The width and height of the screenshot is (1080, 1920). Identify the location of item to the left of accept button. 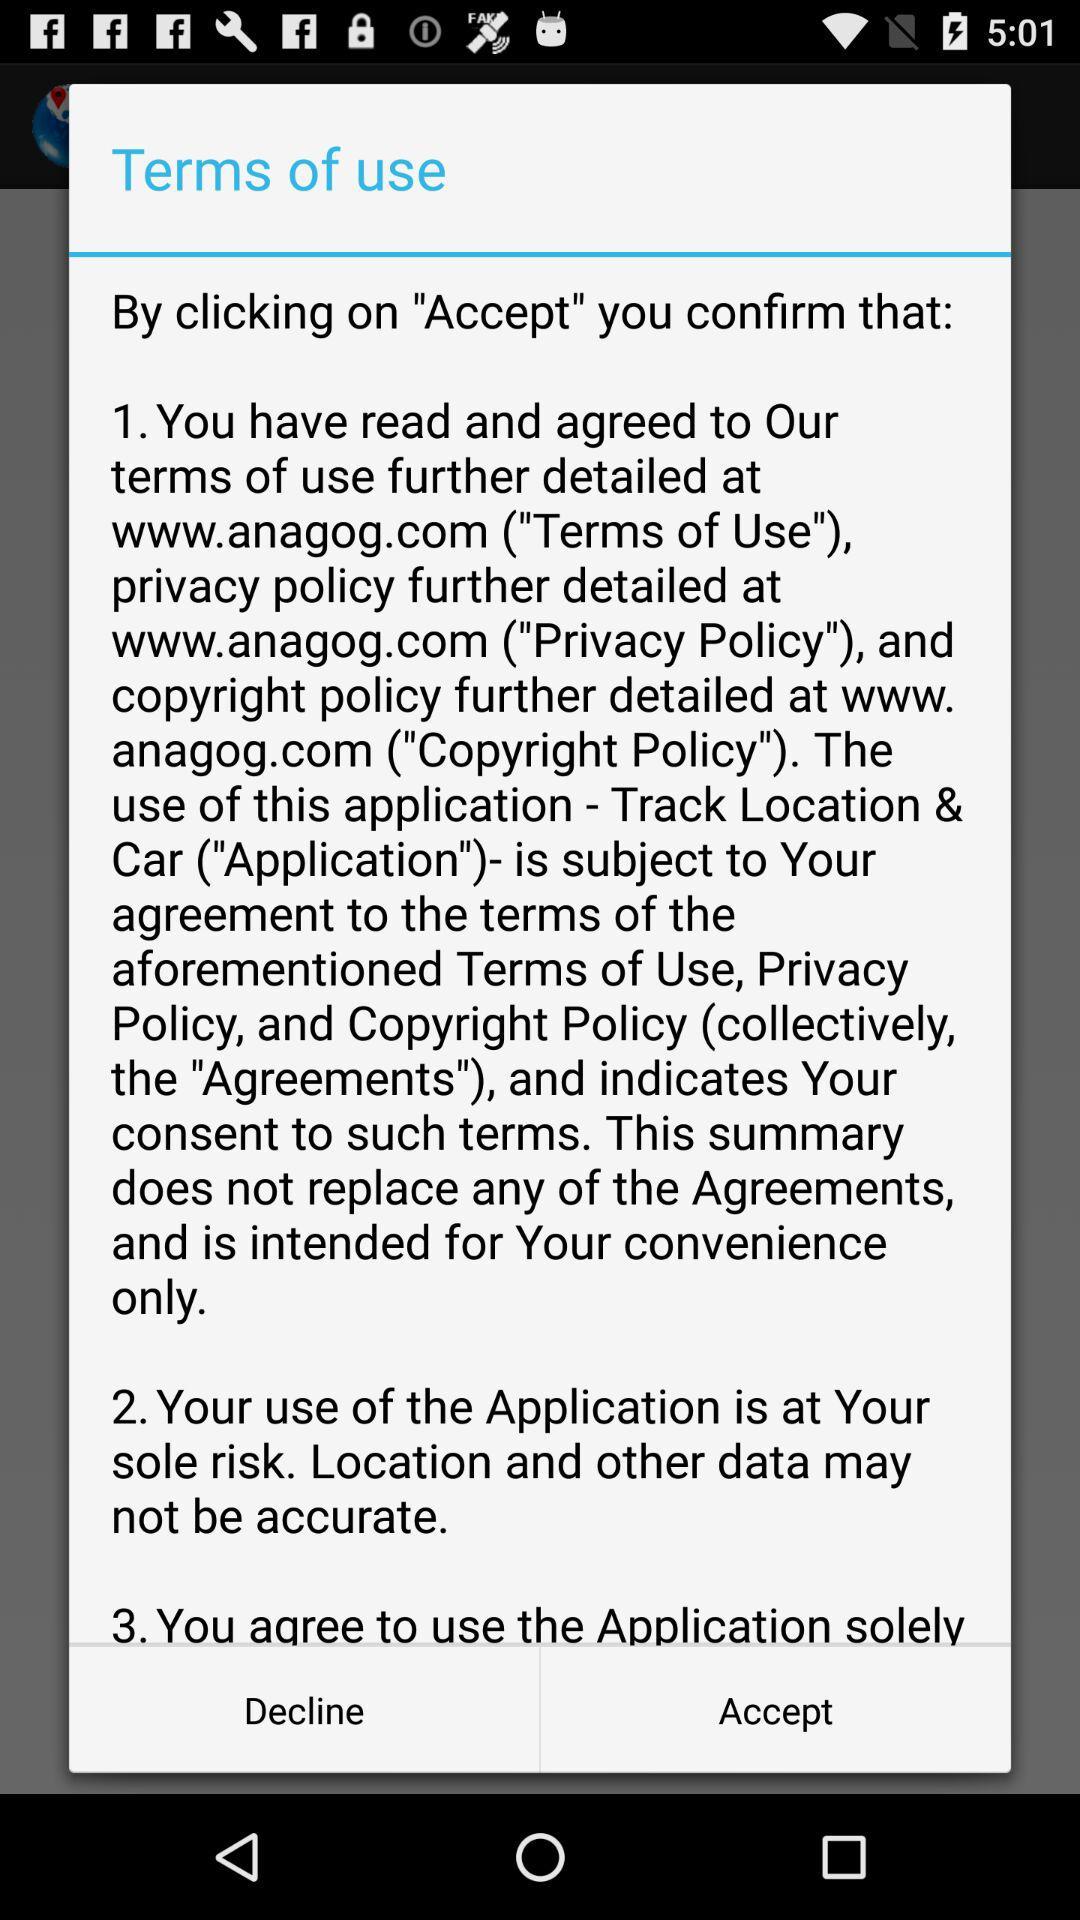
(304, 1708).